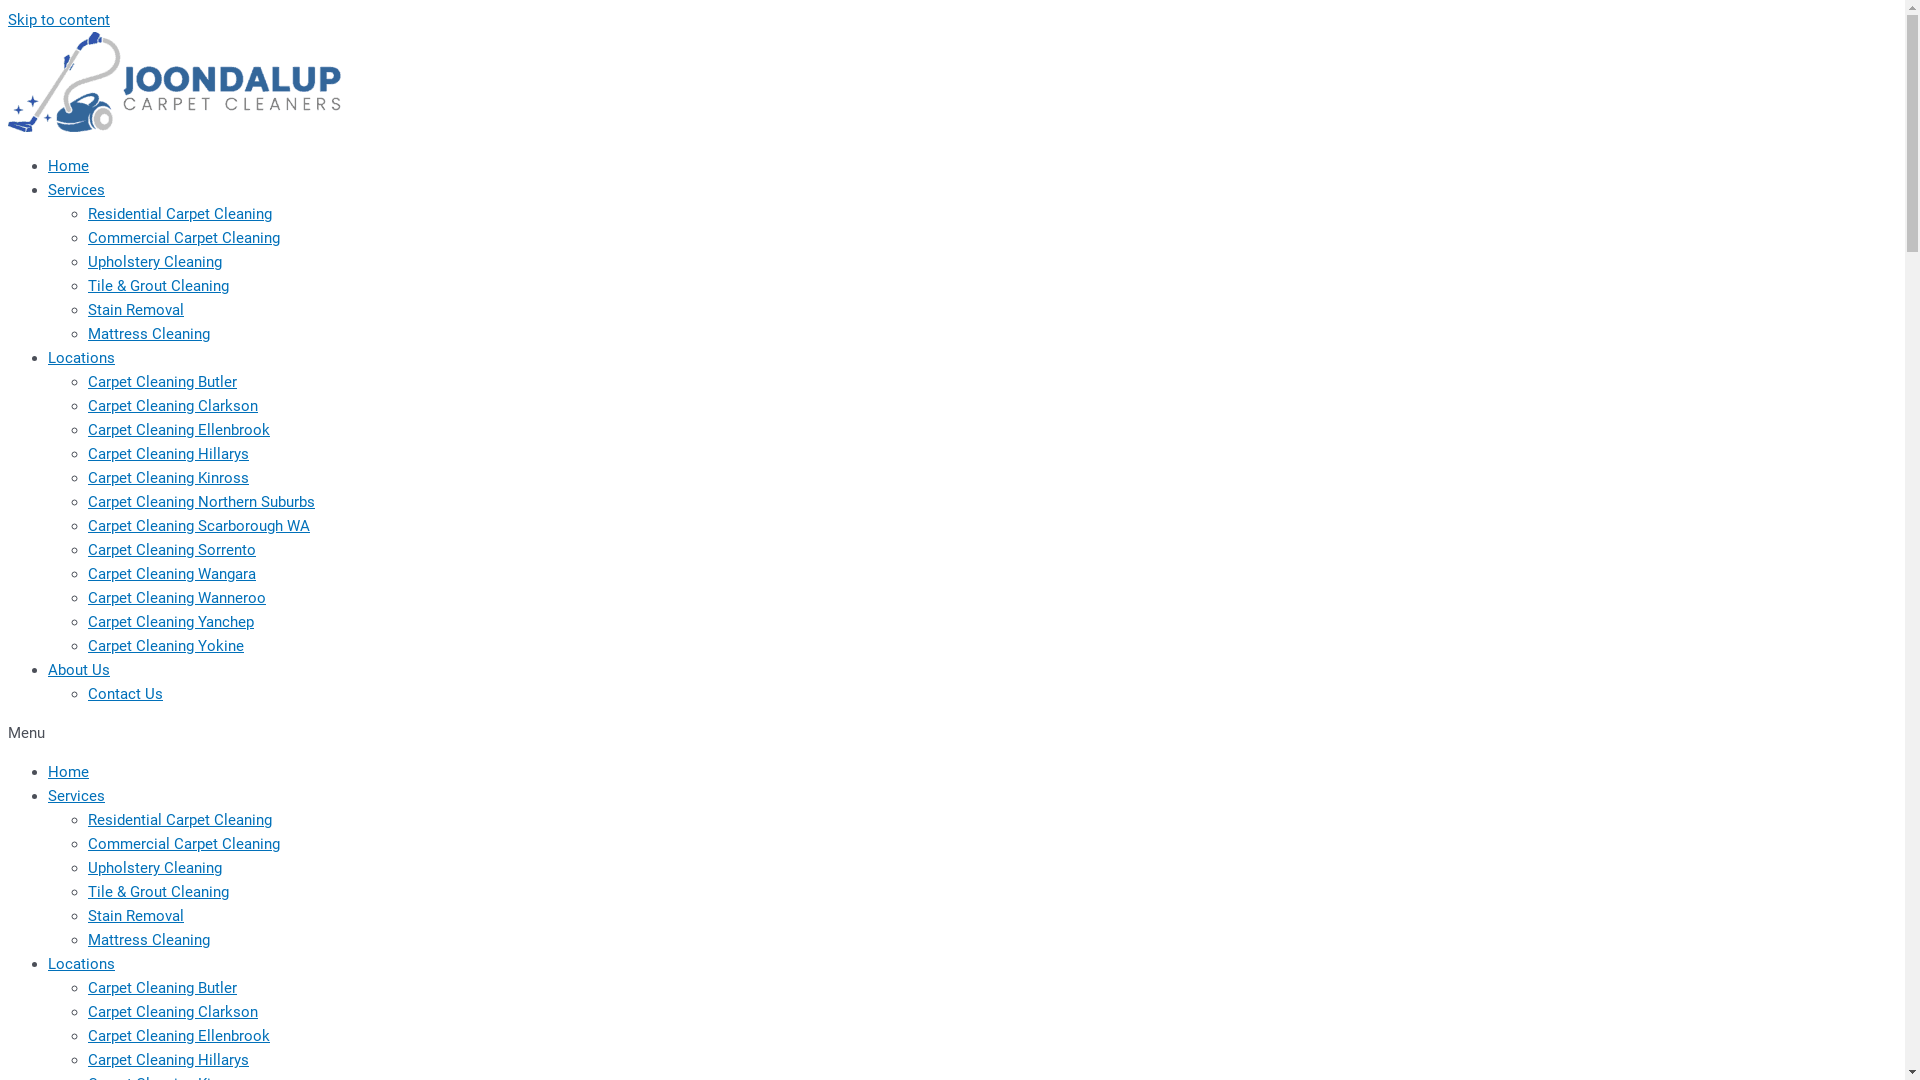 The image size is (1920, 1080). I want to click on 'Carpet Cleaning Ellenbrook', so click(178, 428).